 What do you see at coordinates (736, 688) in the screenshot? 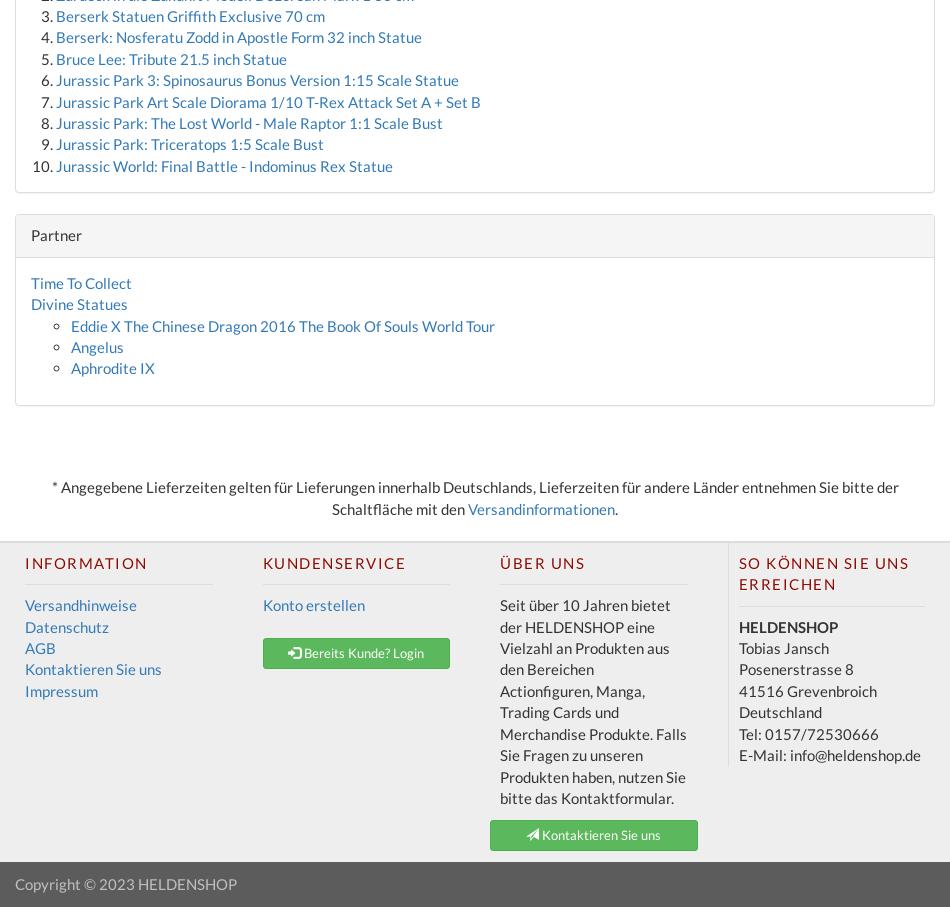
I see `'41516 Grevenbroich'` at bounding box center [736, 688].